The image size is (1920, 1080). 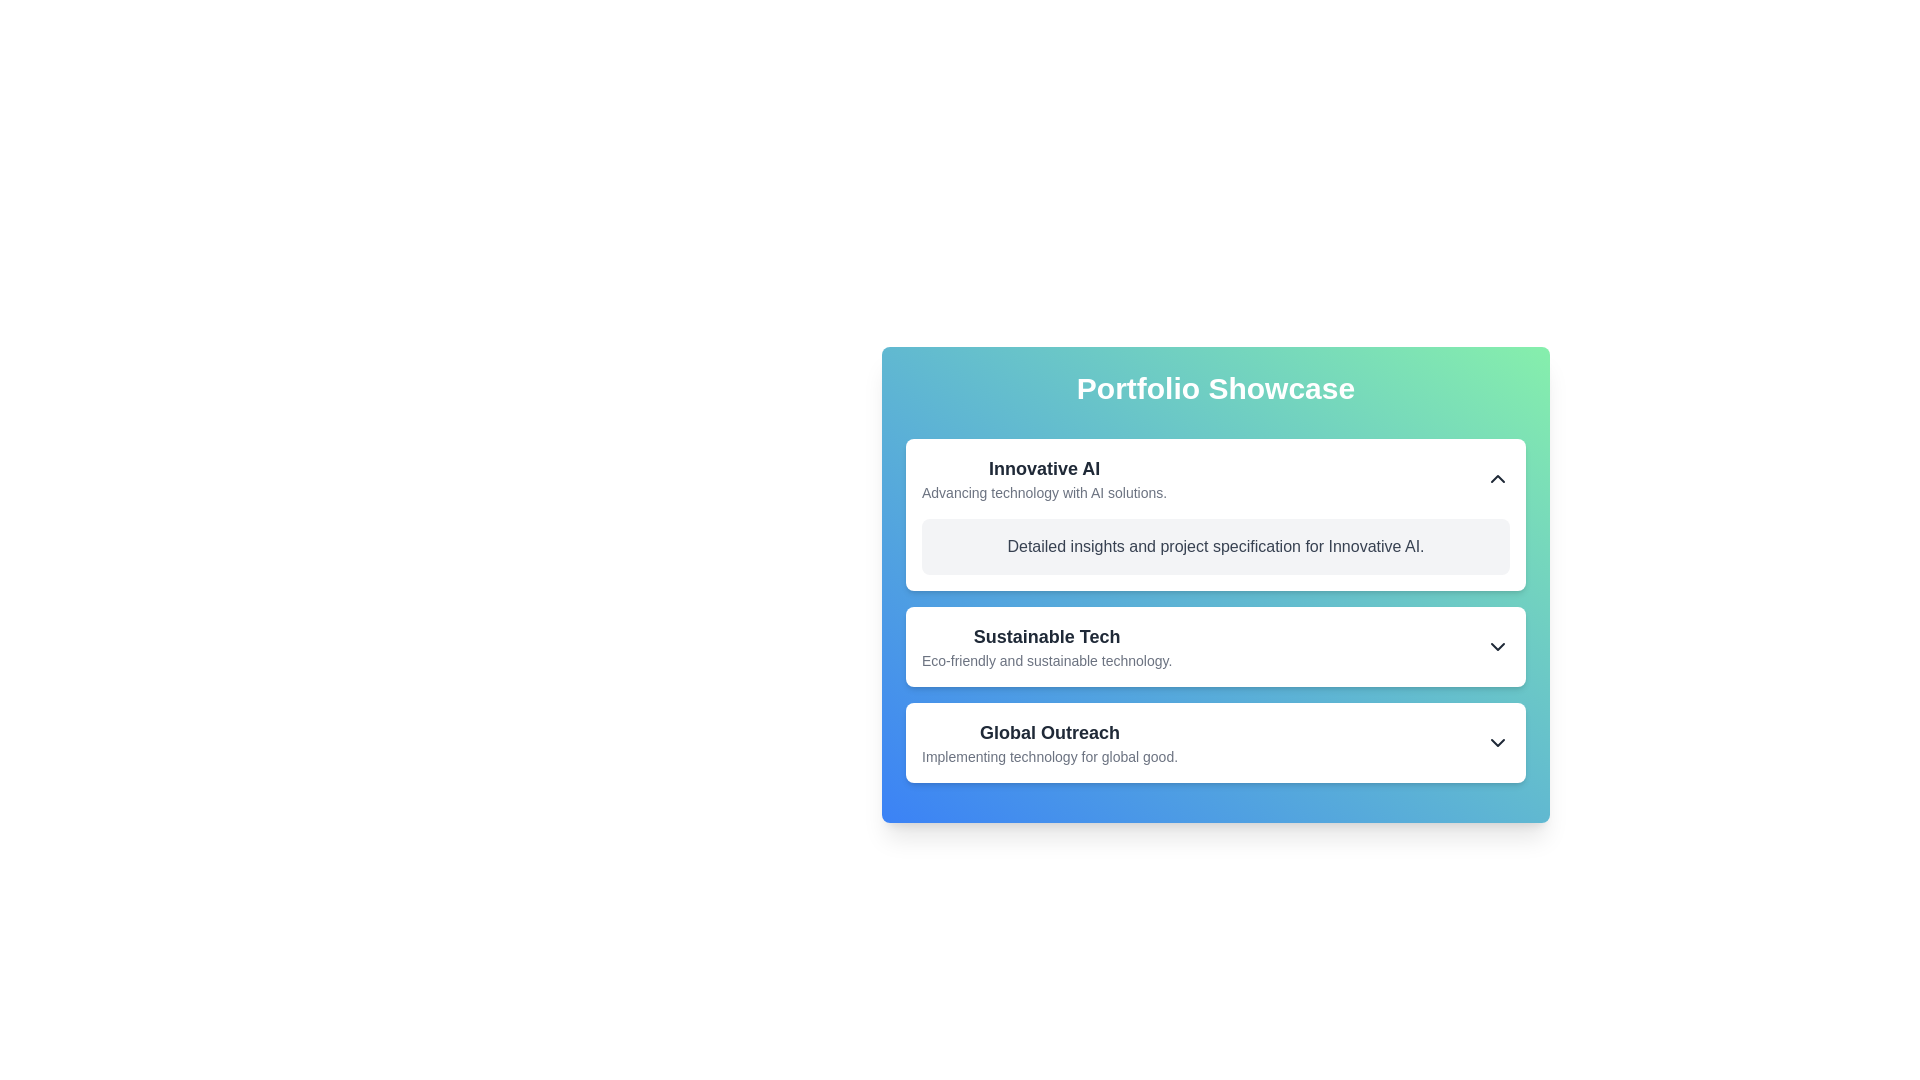 I want to click on text from the header titled 'Portfolio Showcase', which is located at the top center of the rounded, gradient-colored card, so click(x=1214, y=389).